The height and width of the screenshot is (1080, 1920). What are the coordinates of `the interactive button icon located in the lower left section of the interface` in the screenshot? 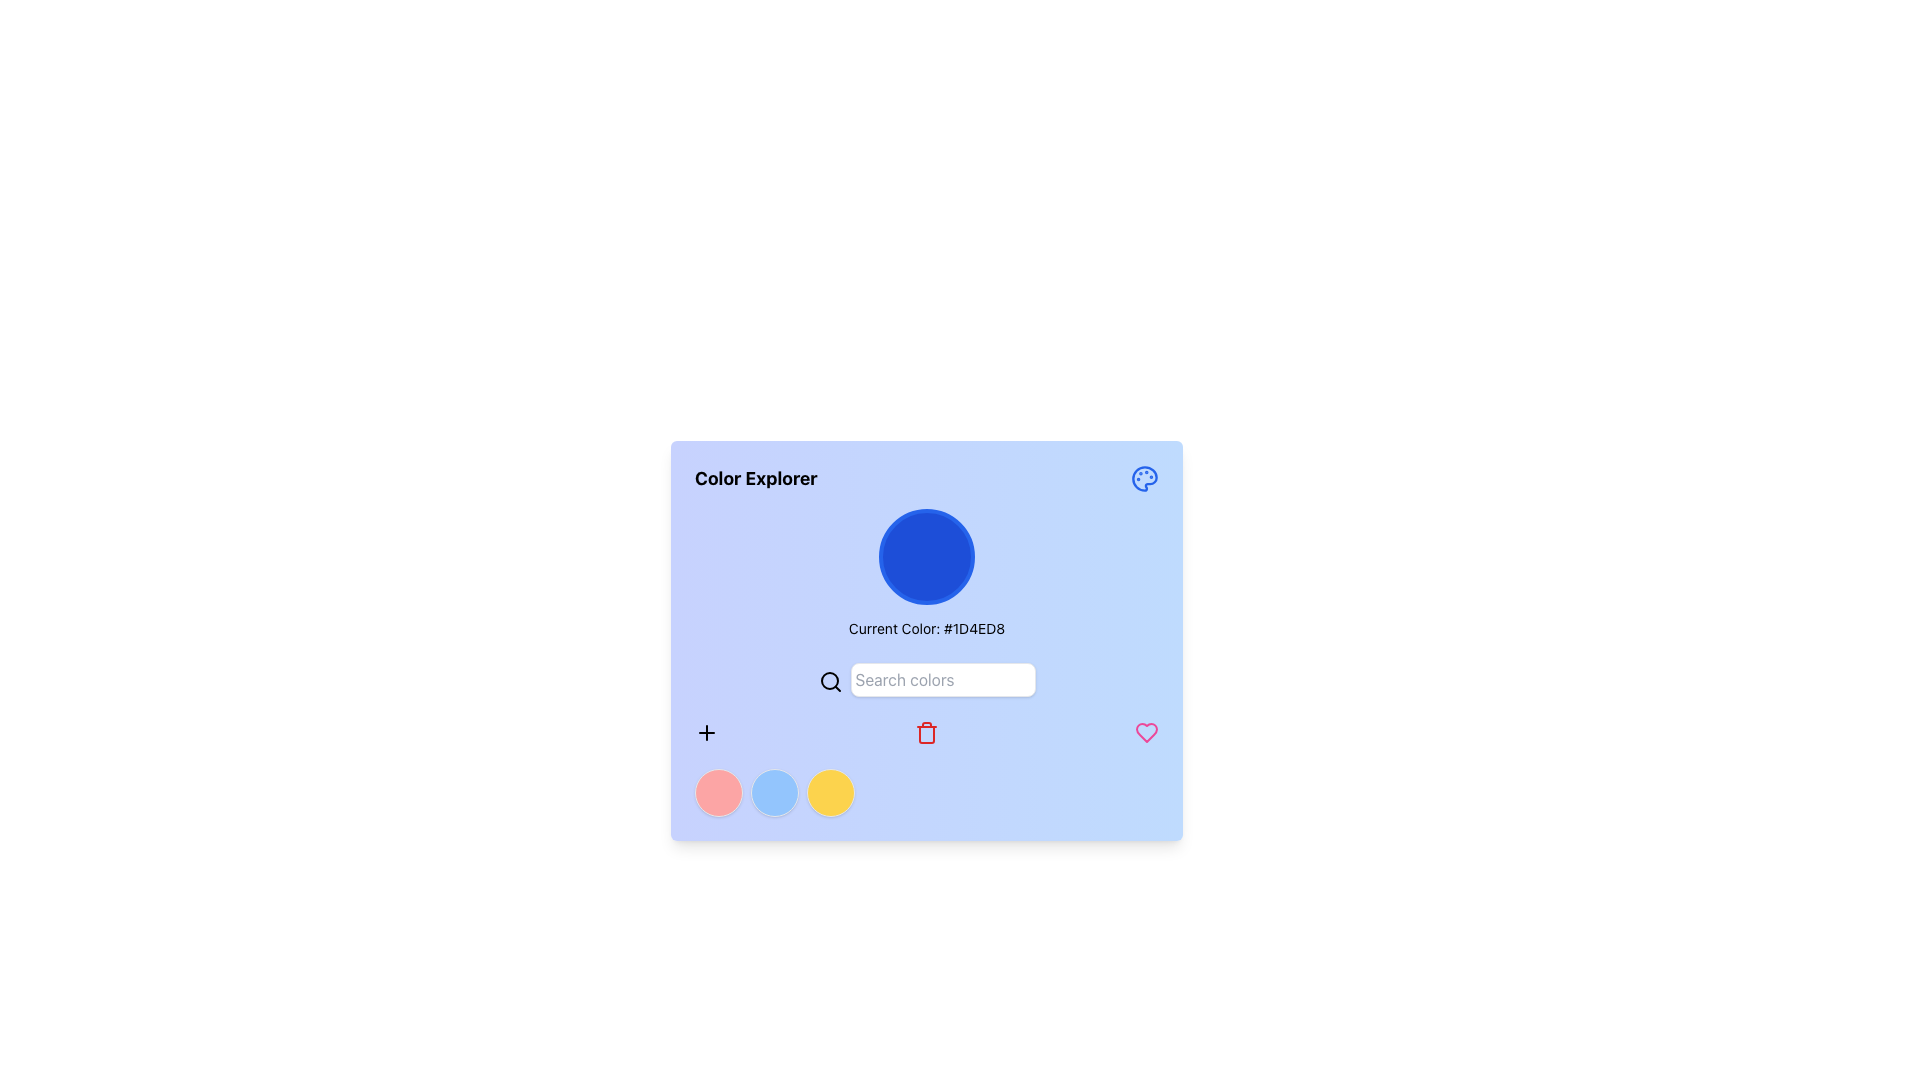 It's located at (706, 732).